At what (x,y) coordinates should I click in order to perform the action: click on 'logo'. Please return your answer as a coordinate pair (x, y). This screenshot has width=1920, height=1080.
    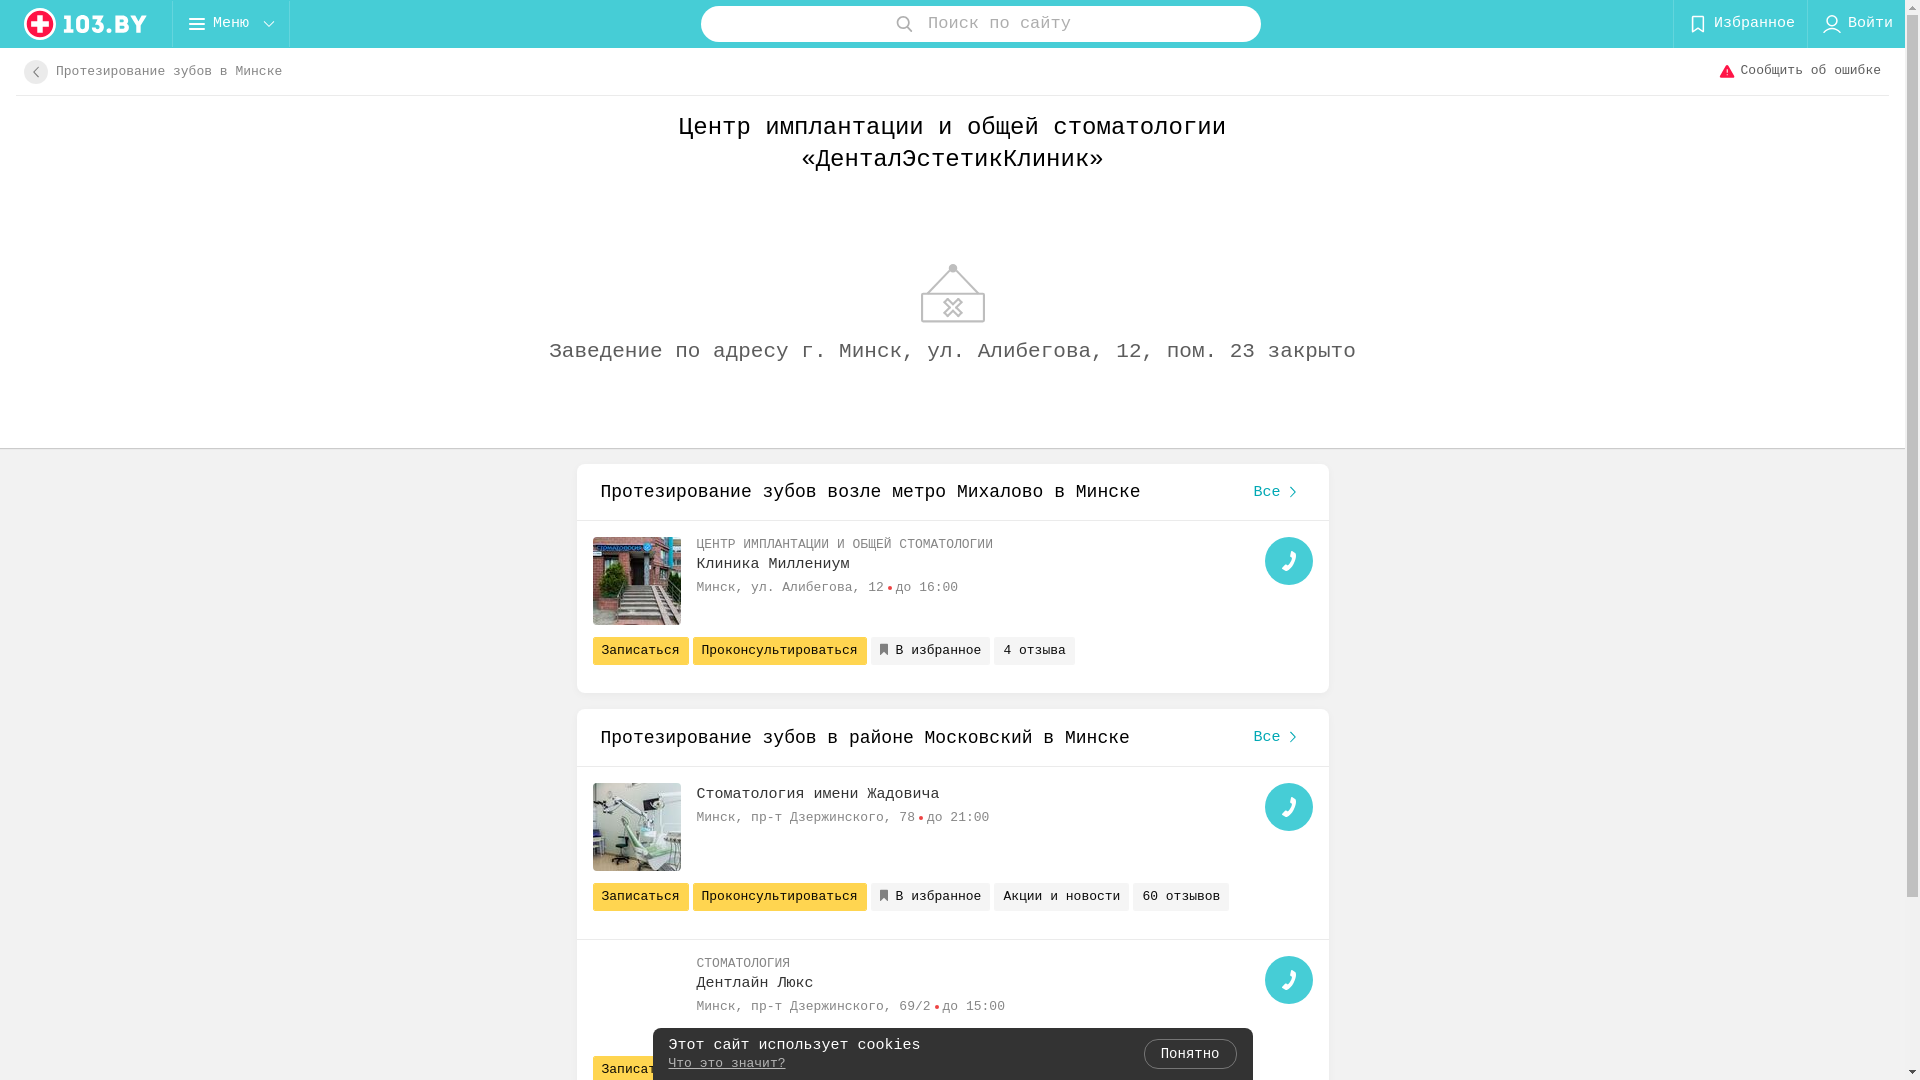
    Looking at the image, I should click on (24, 23).